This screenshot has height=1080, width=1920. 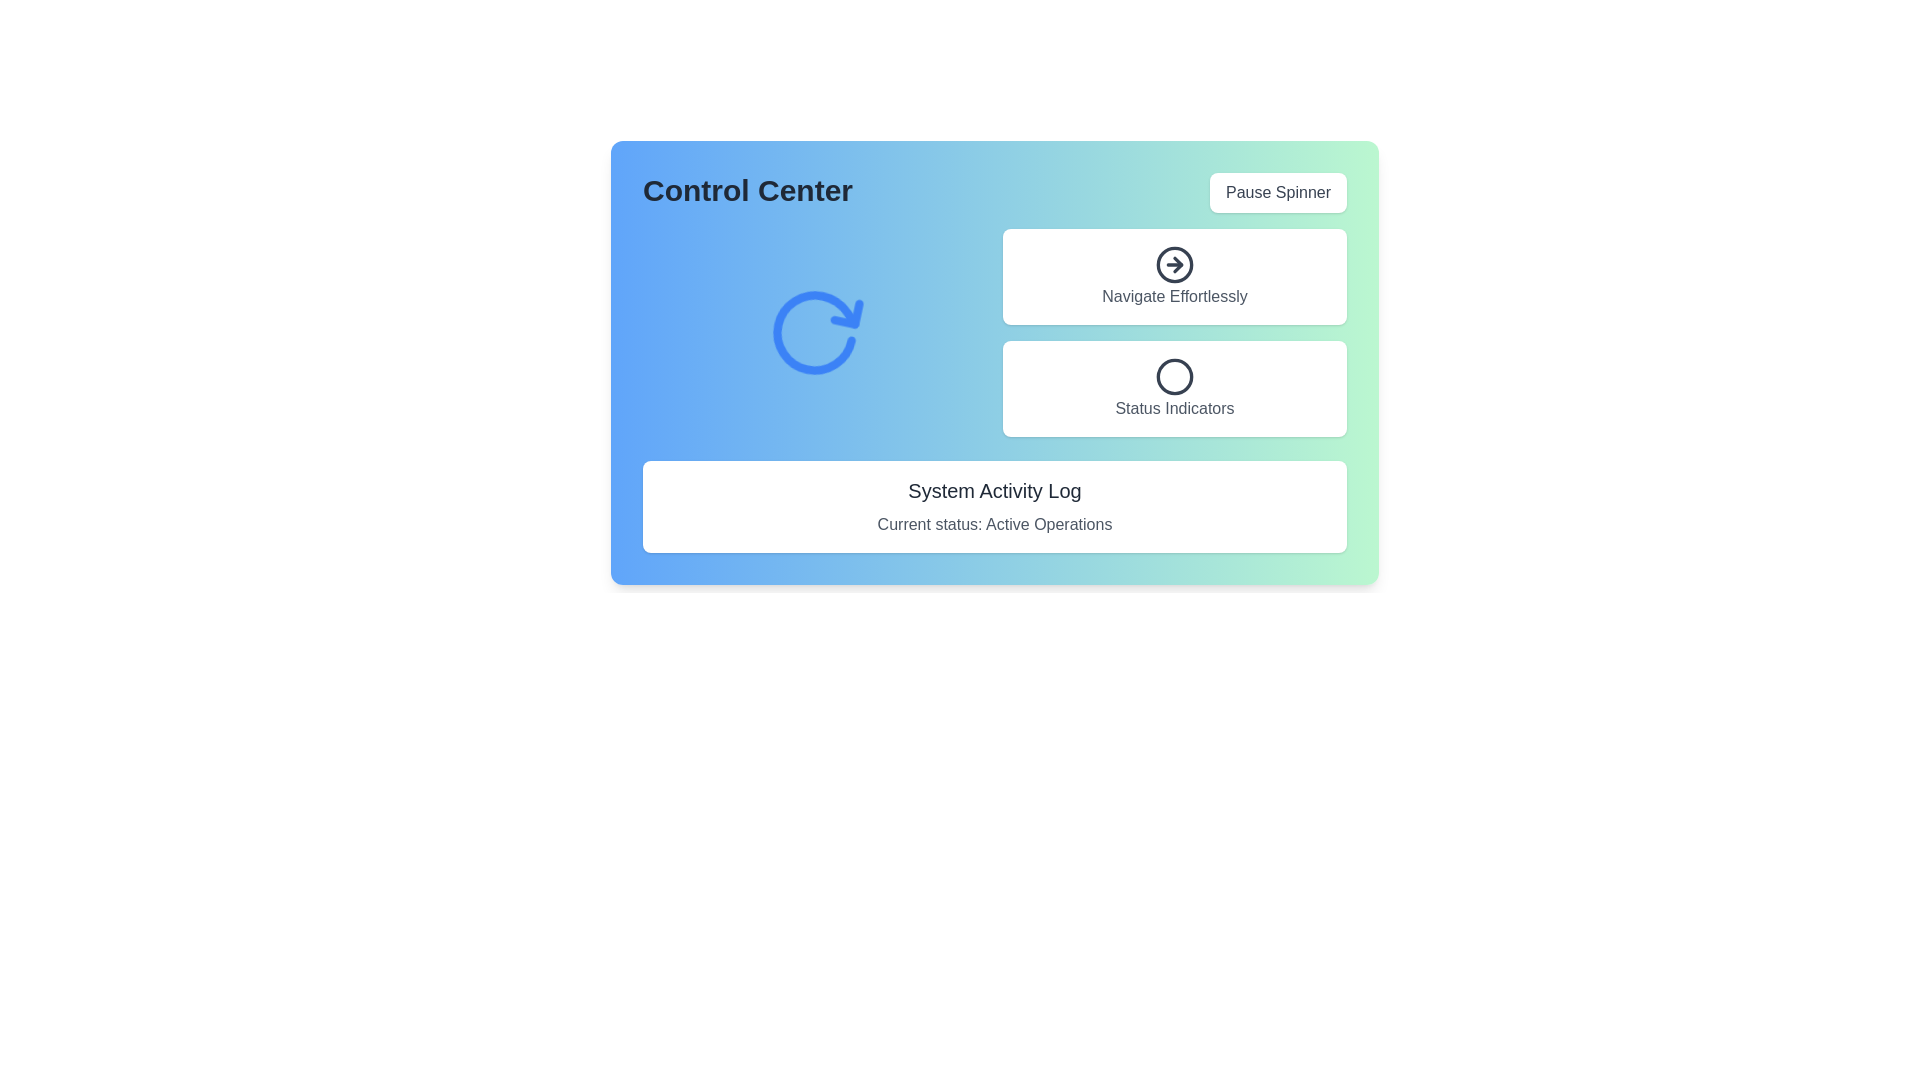 What do you see at coordinates (1175, 389) in the screenshot?
I see `the 'Status Indicators' text on the second card in the central area of the interface for more information` at bounding box center [1175, 389].